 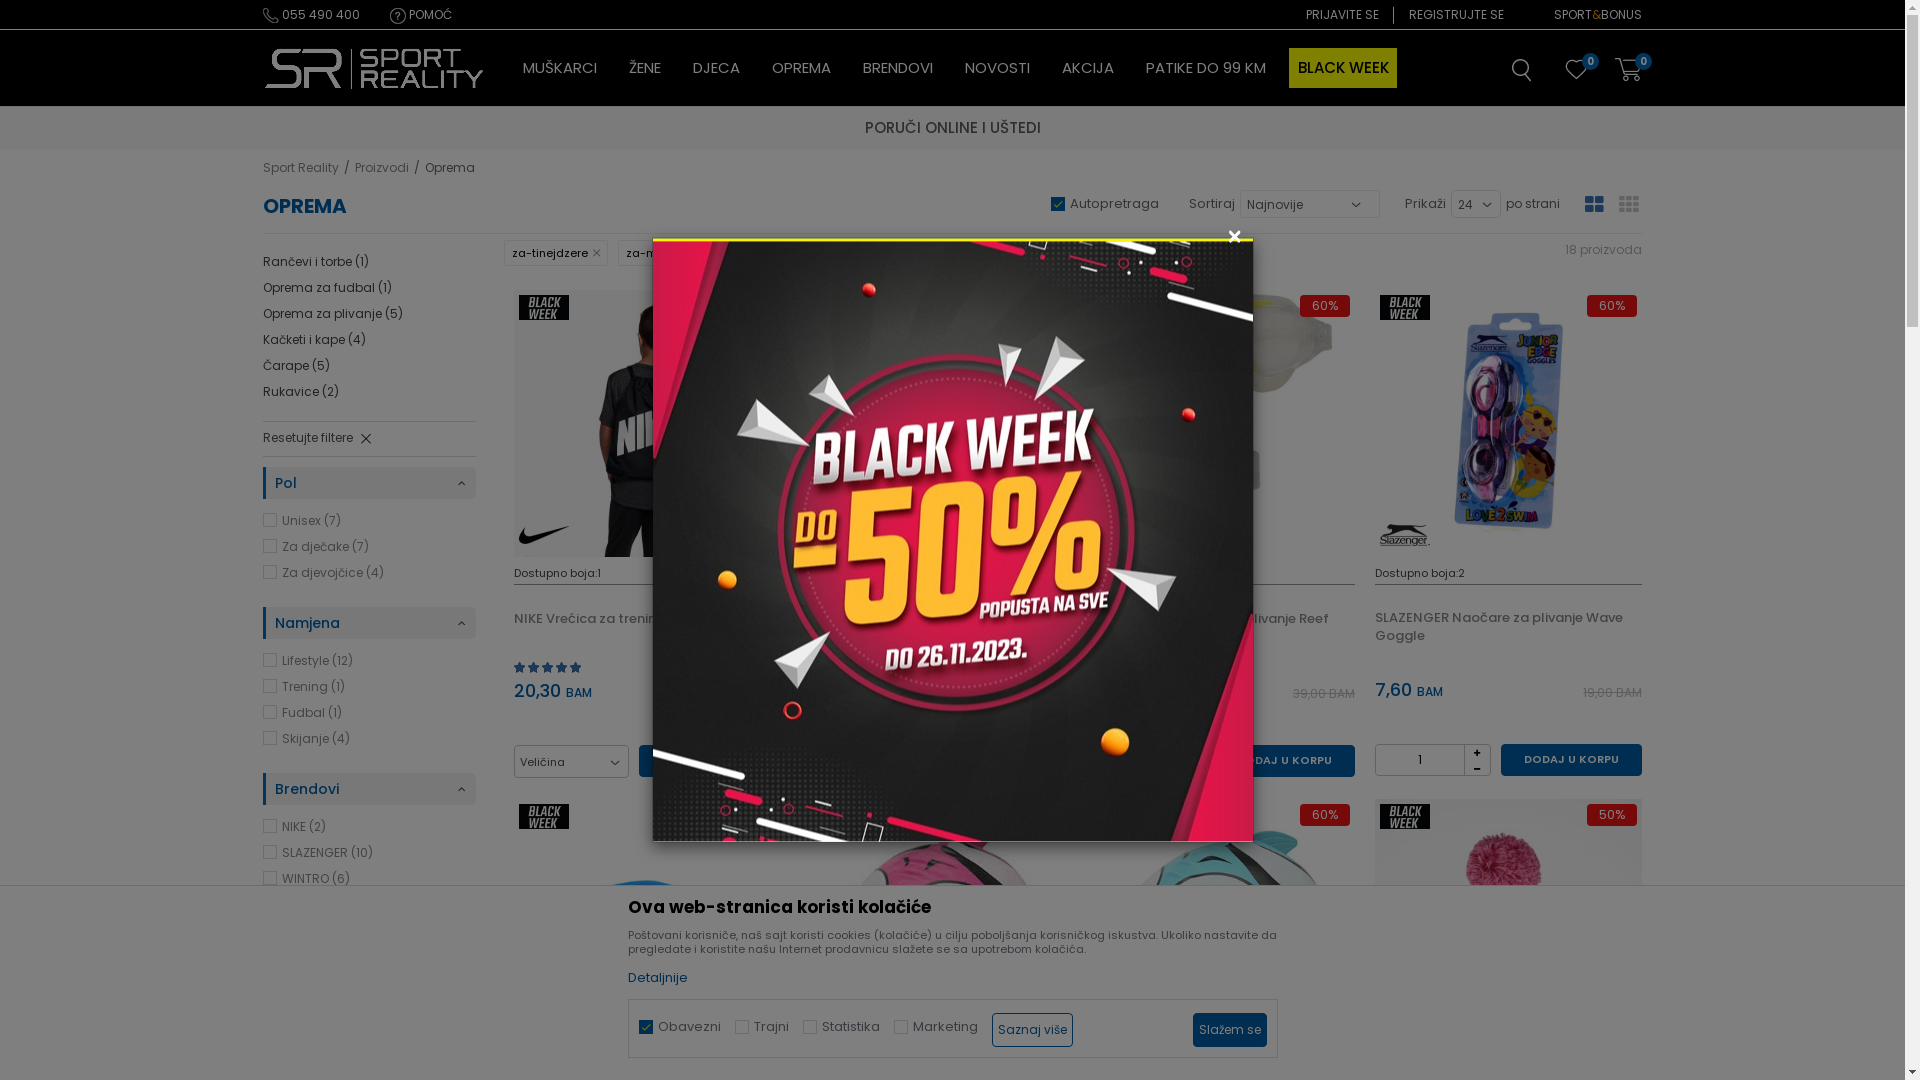 I want to click on 'Oprema za fudbal (1)', so click(x=261, y=288).